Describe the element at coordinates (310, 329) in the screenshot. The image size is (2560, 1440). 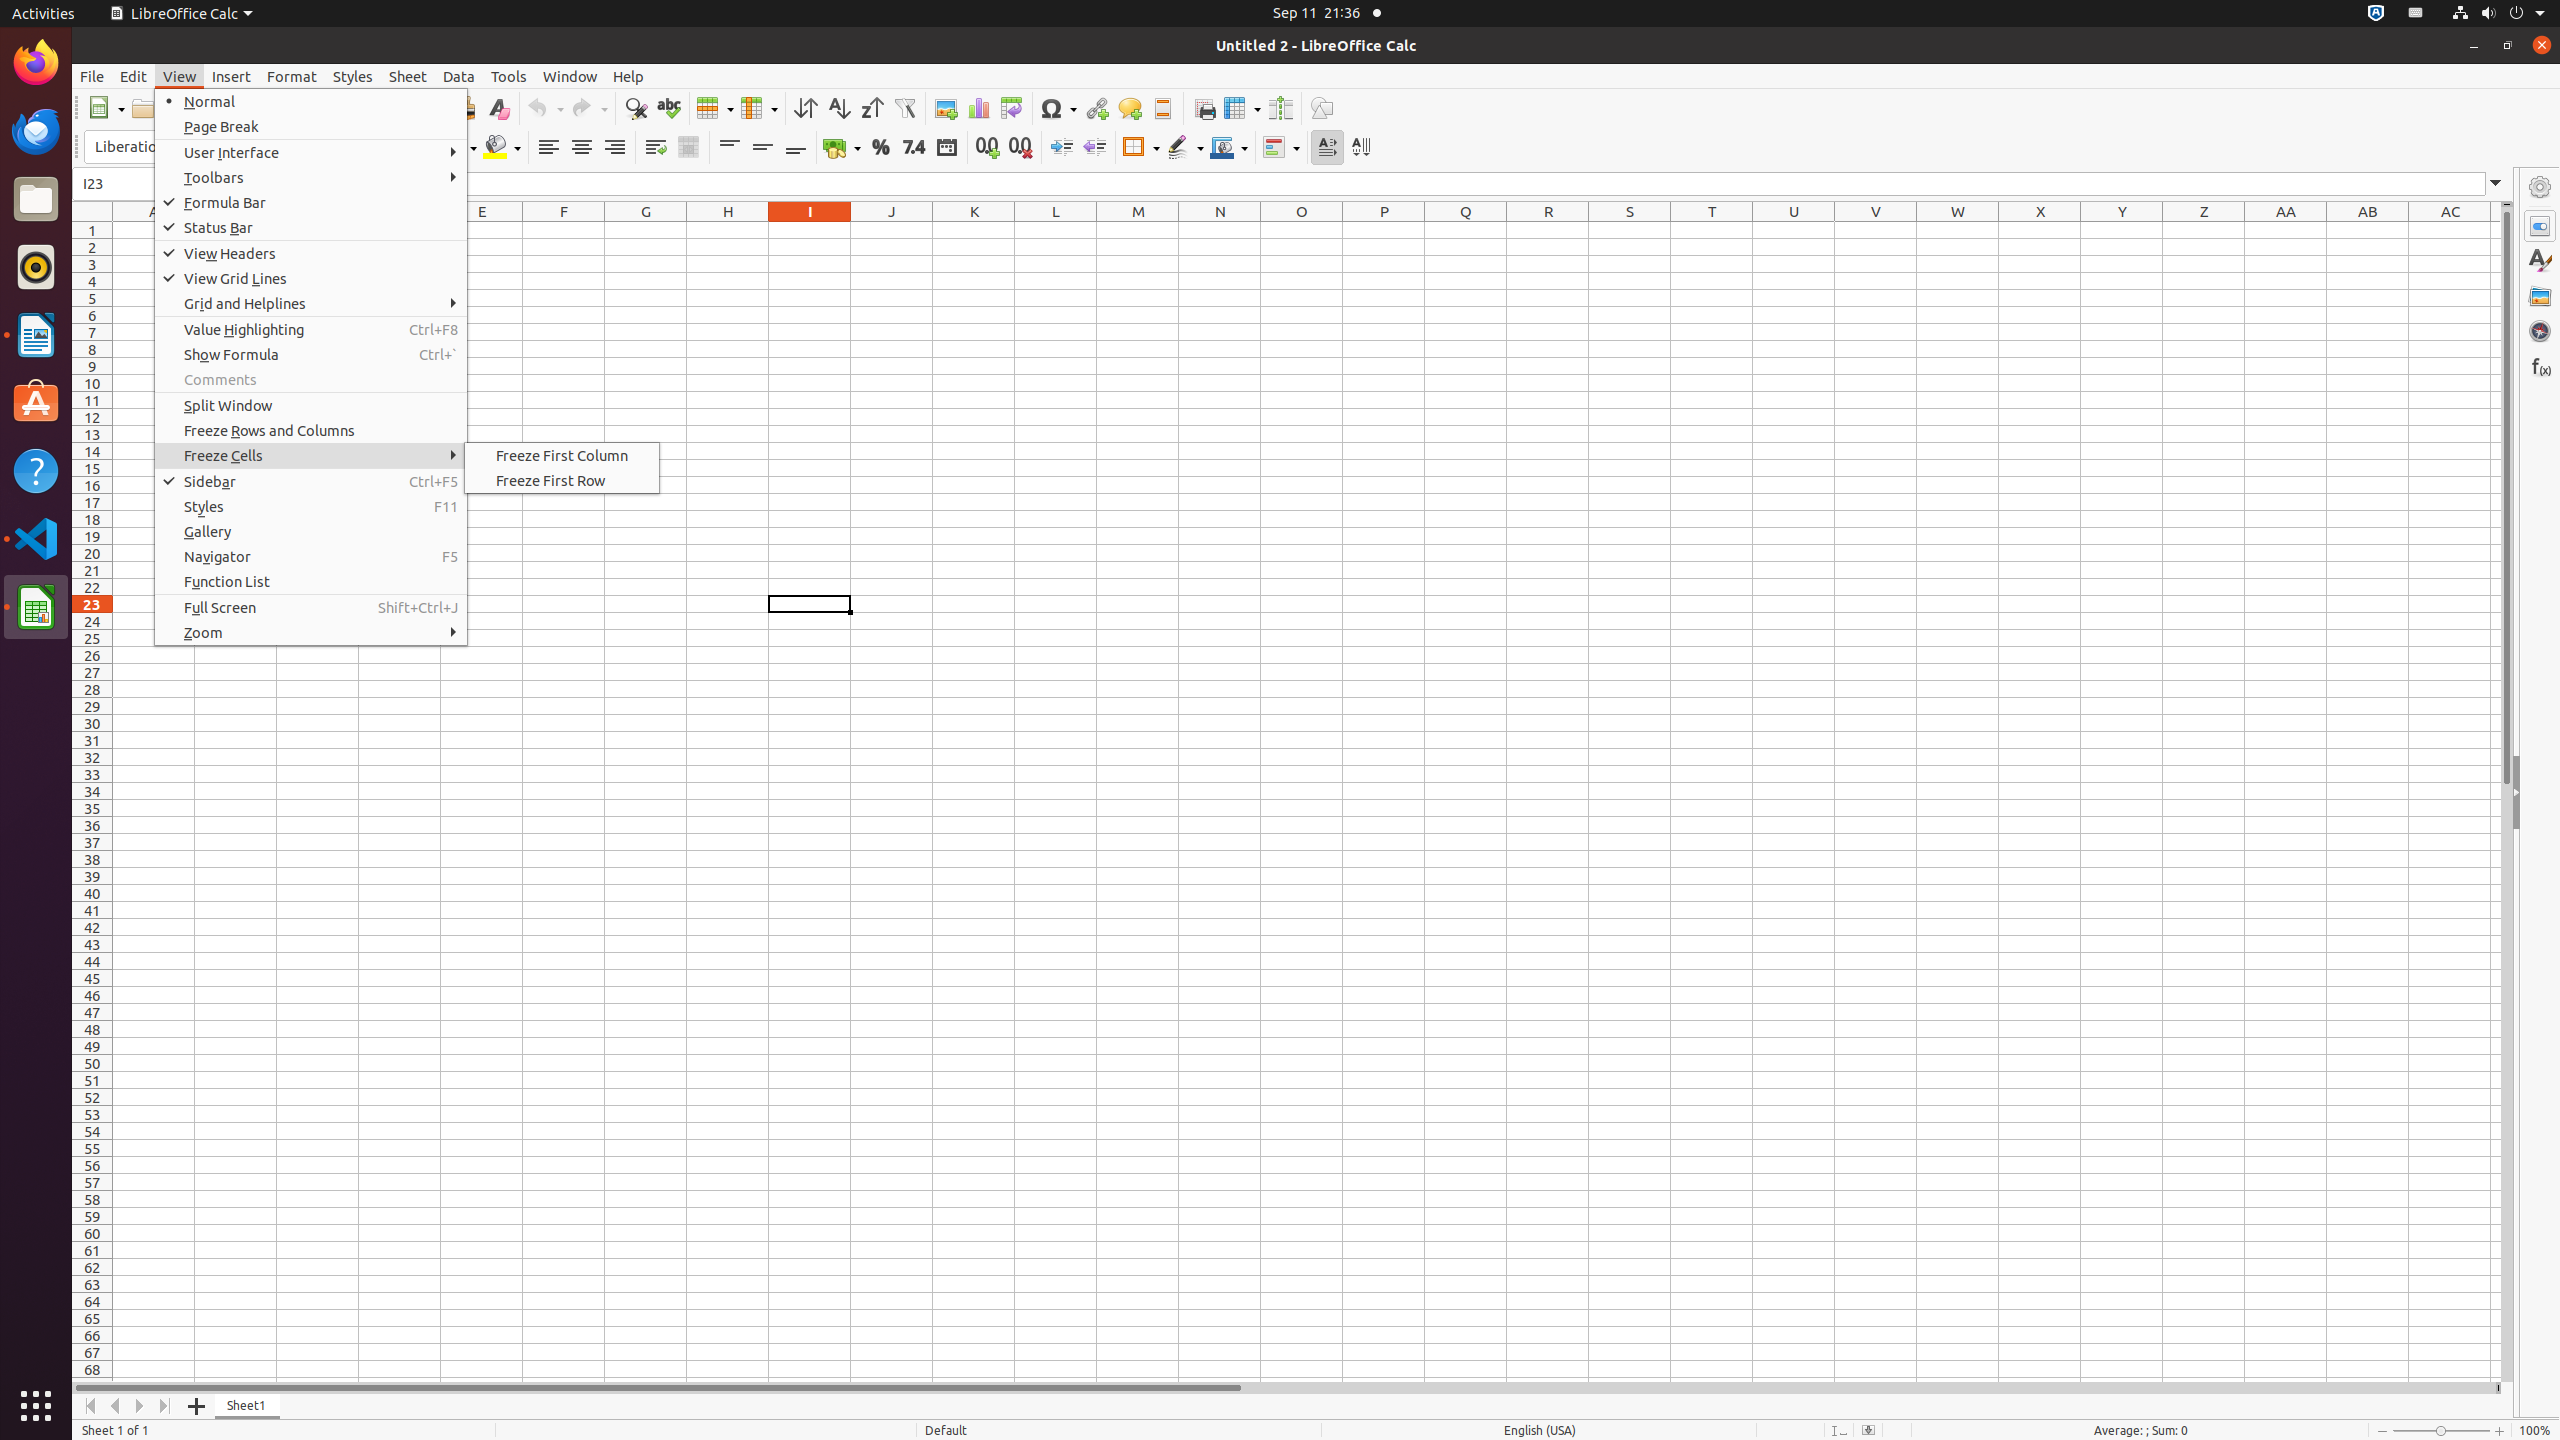
I see `'Value Highlighting'` at that location.